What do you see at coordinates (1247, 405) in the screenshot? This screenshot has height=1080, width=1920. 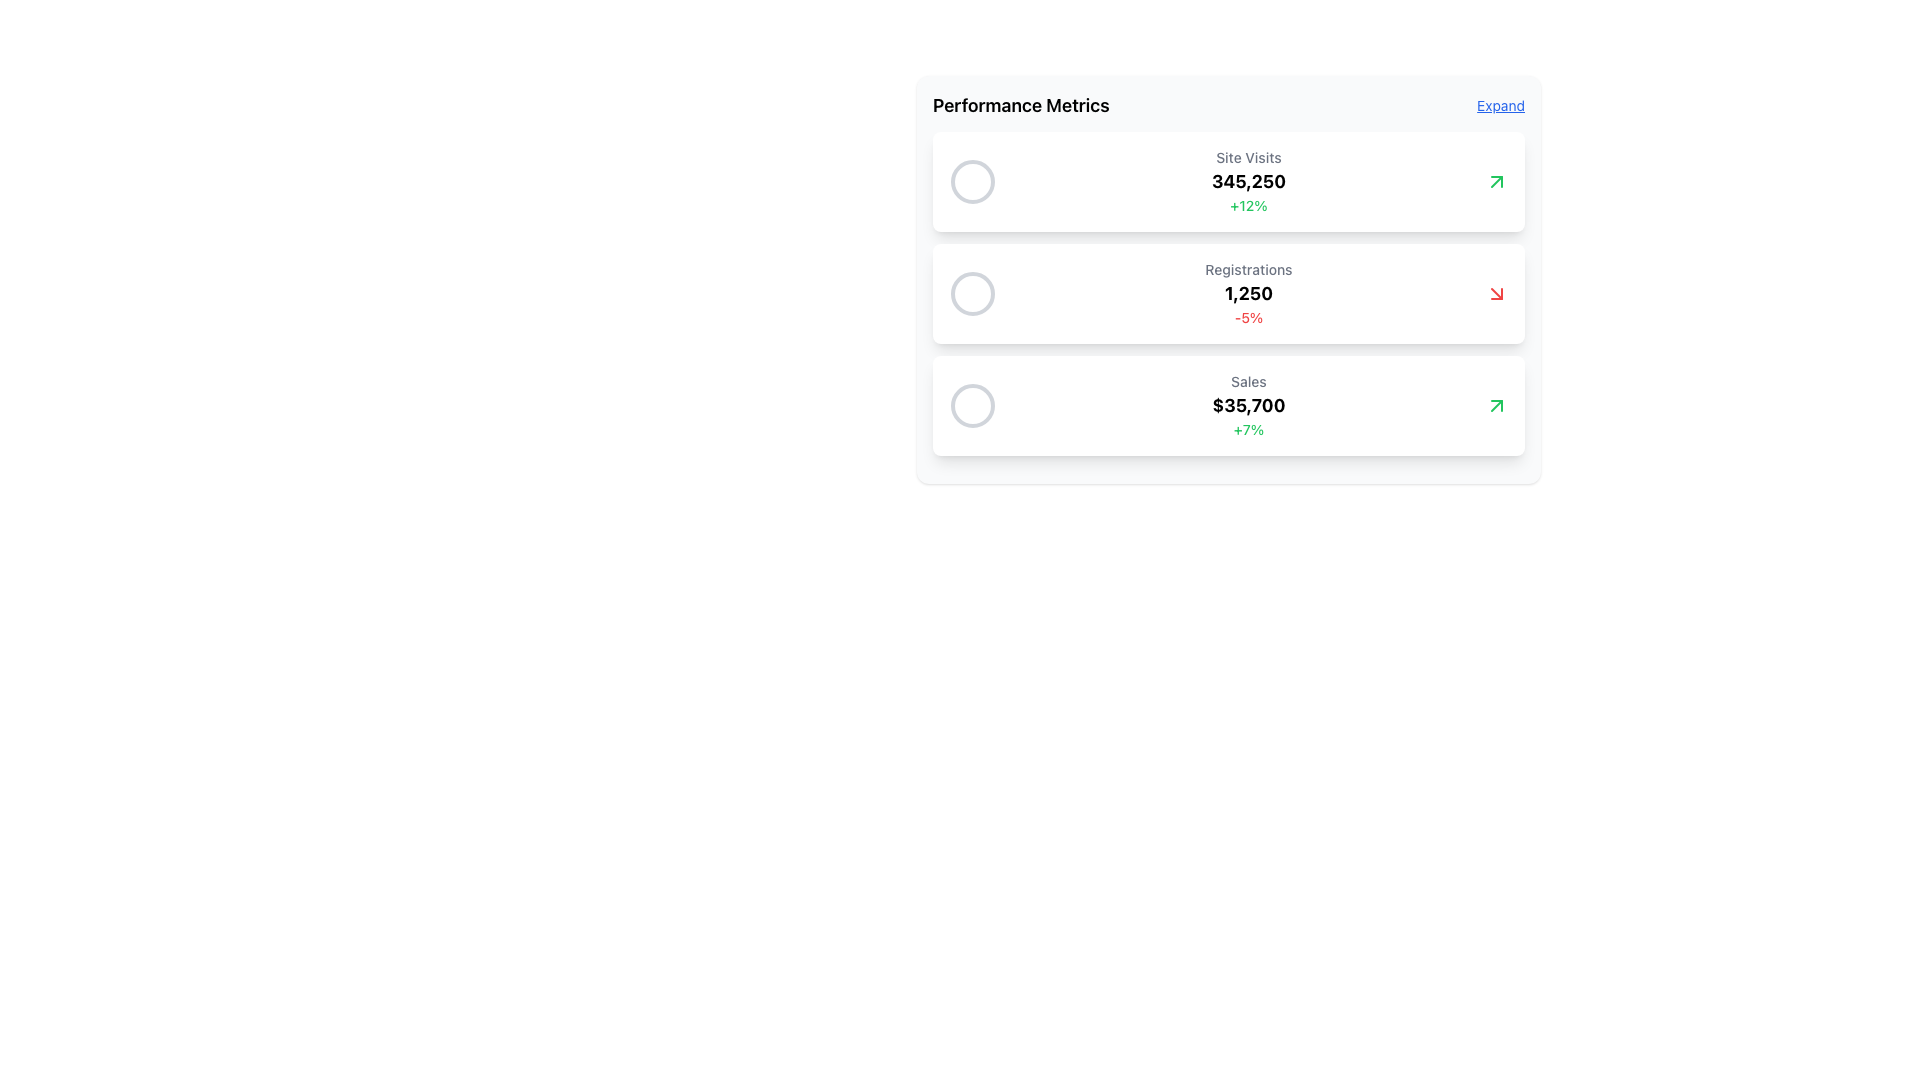 I see `the 'Sales' text block within the third card of the 'Performance Metrics' section` at bounding box center [1247, 405].